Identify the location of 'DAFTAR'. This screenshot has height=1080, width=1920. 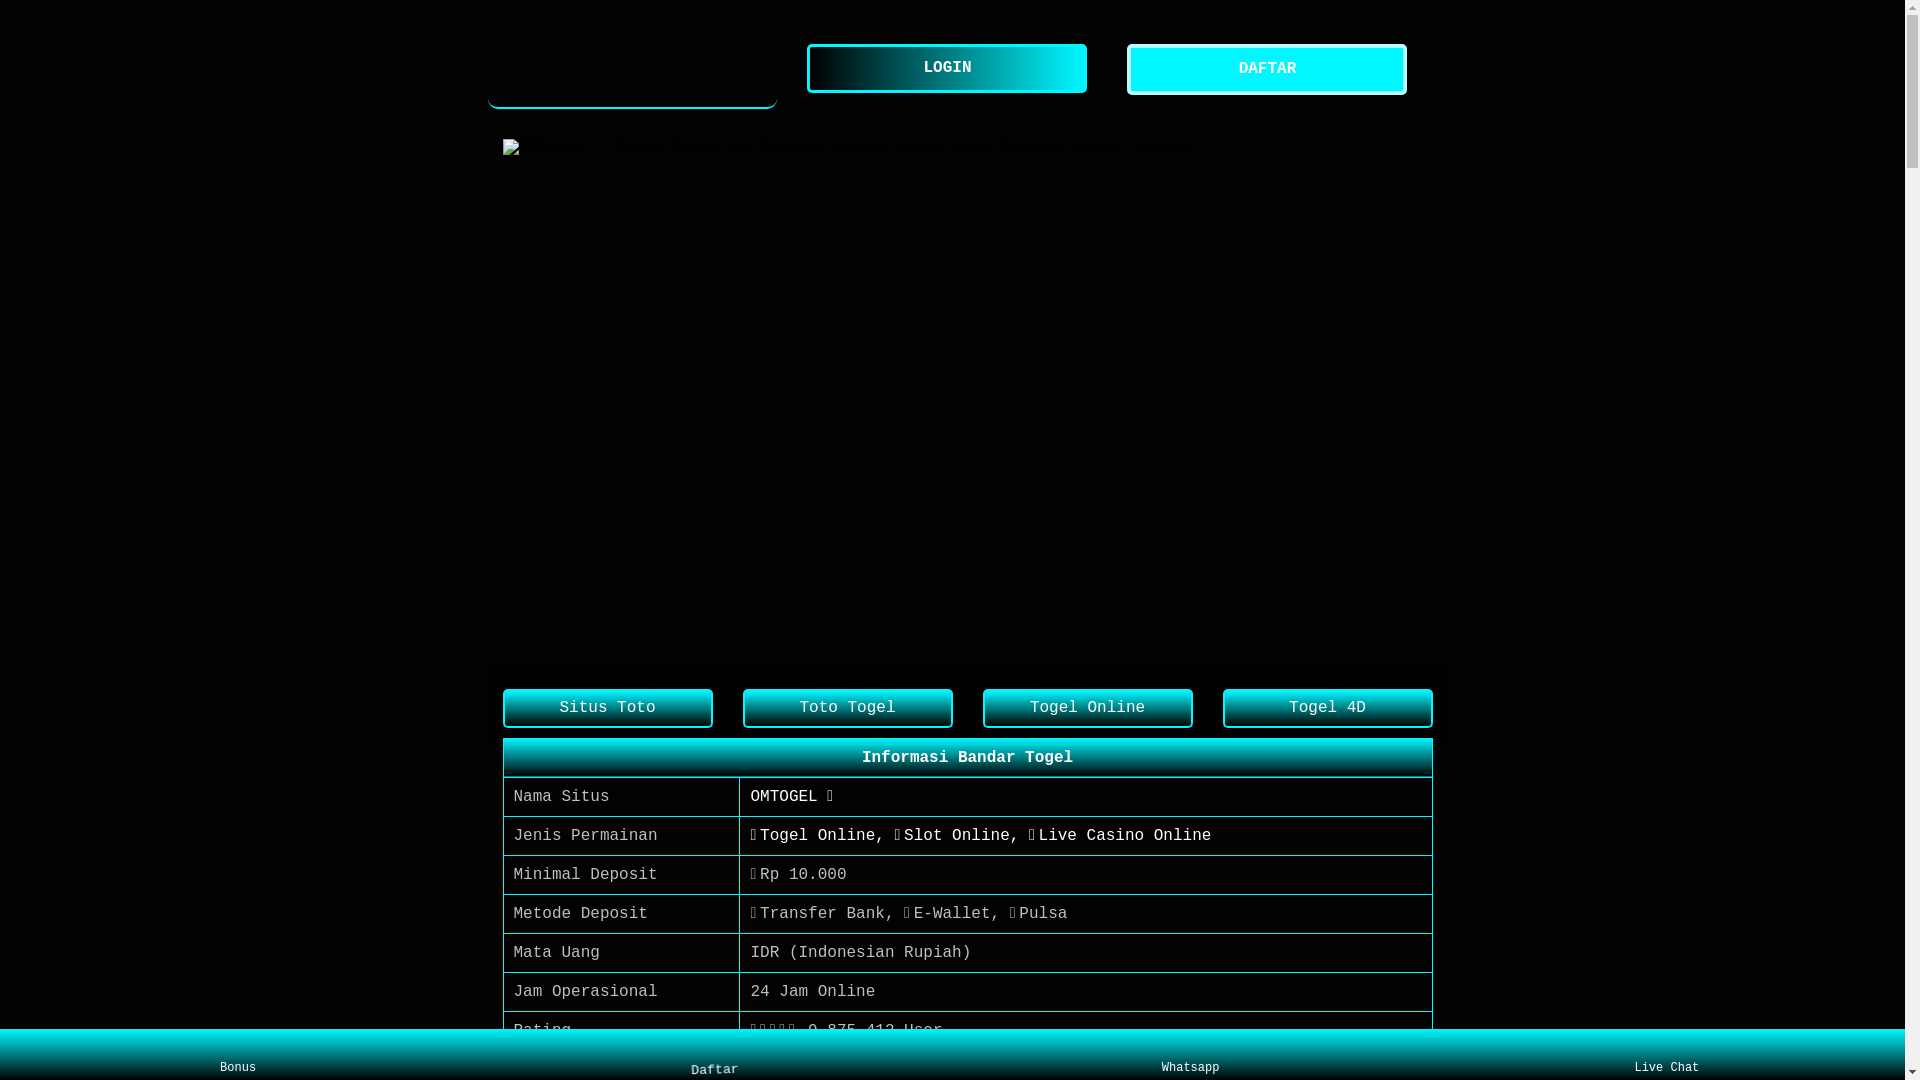
(1271, 68).